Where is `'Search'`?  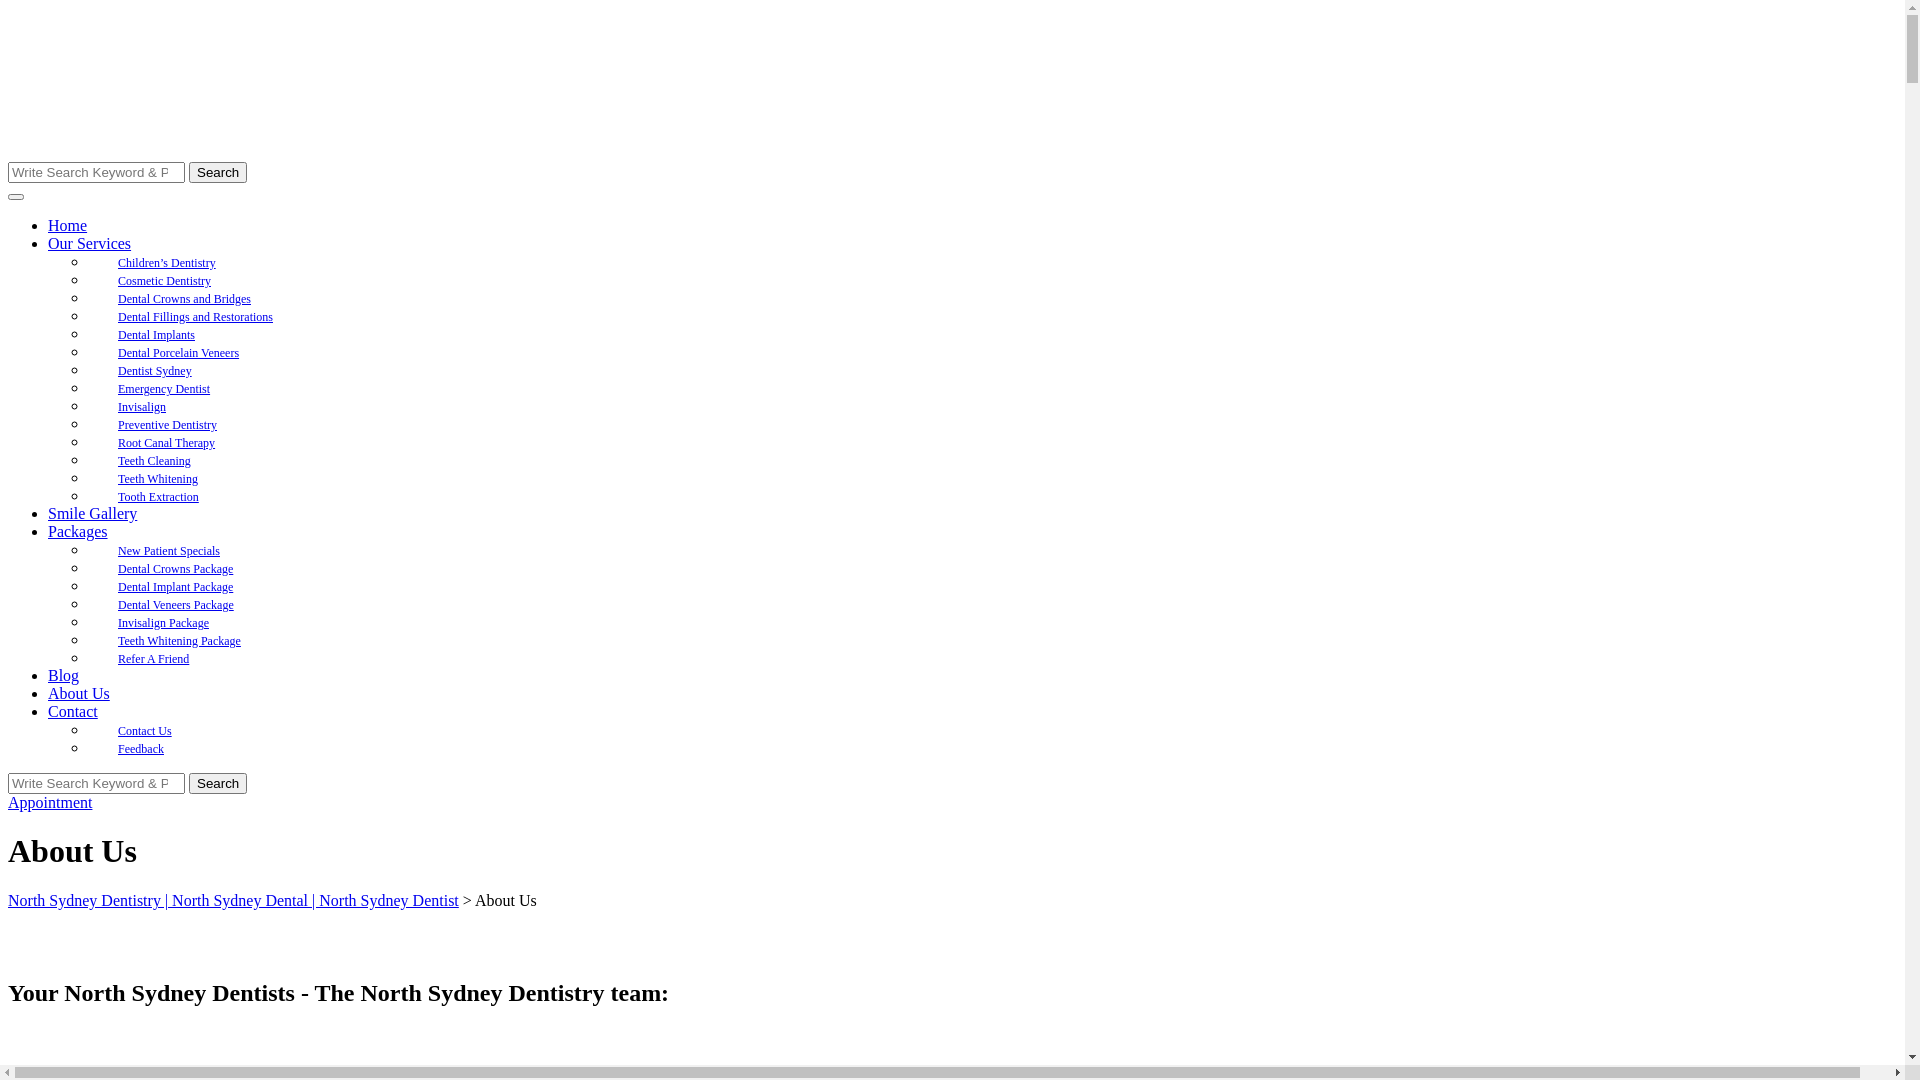 'Search' is located at coordinates (217, 171).